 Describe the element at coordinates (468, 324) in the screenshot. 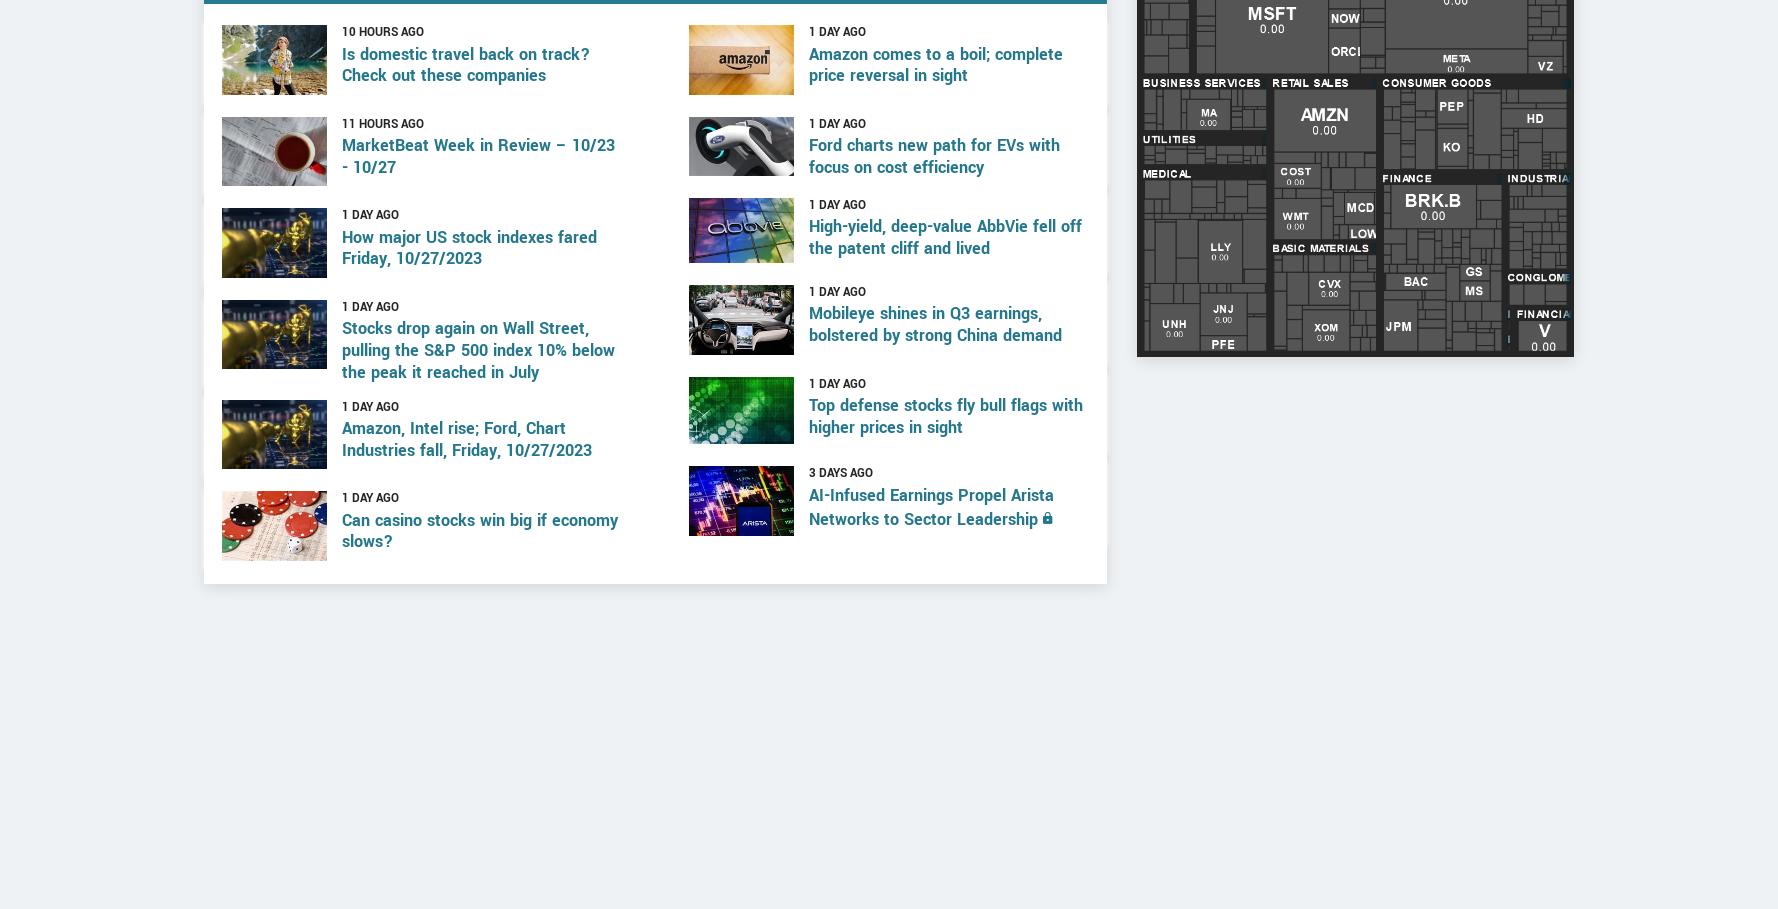

I see `'How major US stock indexes fared Friday, 10/27/2023'` at that location.